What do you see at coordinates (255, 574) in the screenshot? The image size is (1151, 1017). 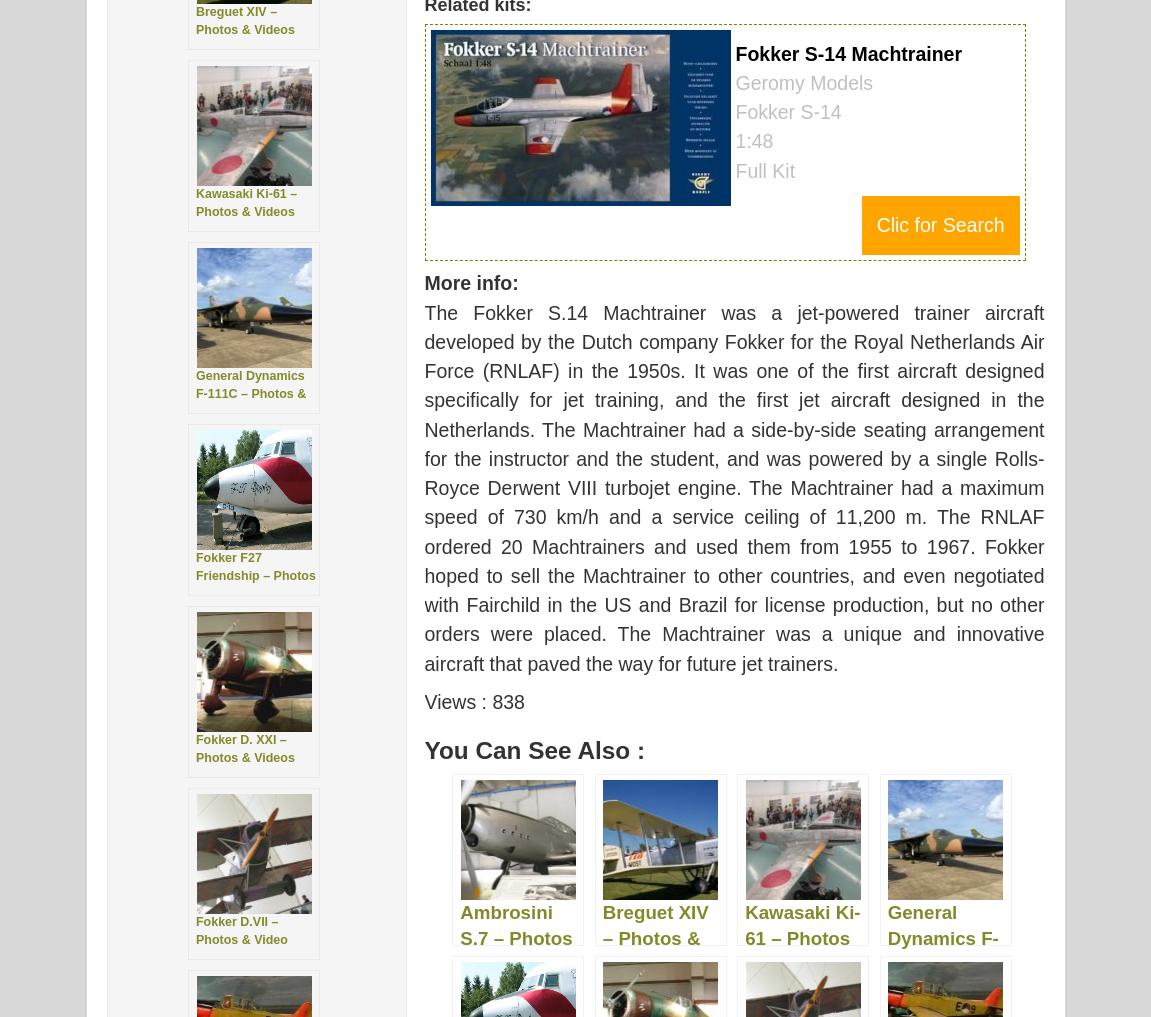 I see `'Fokker F27 Friendship – Photos & Videos'` at bounding box center [255, 574].